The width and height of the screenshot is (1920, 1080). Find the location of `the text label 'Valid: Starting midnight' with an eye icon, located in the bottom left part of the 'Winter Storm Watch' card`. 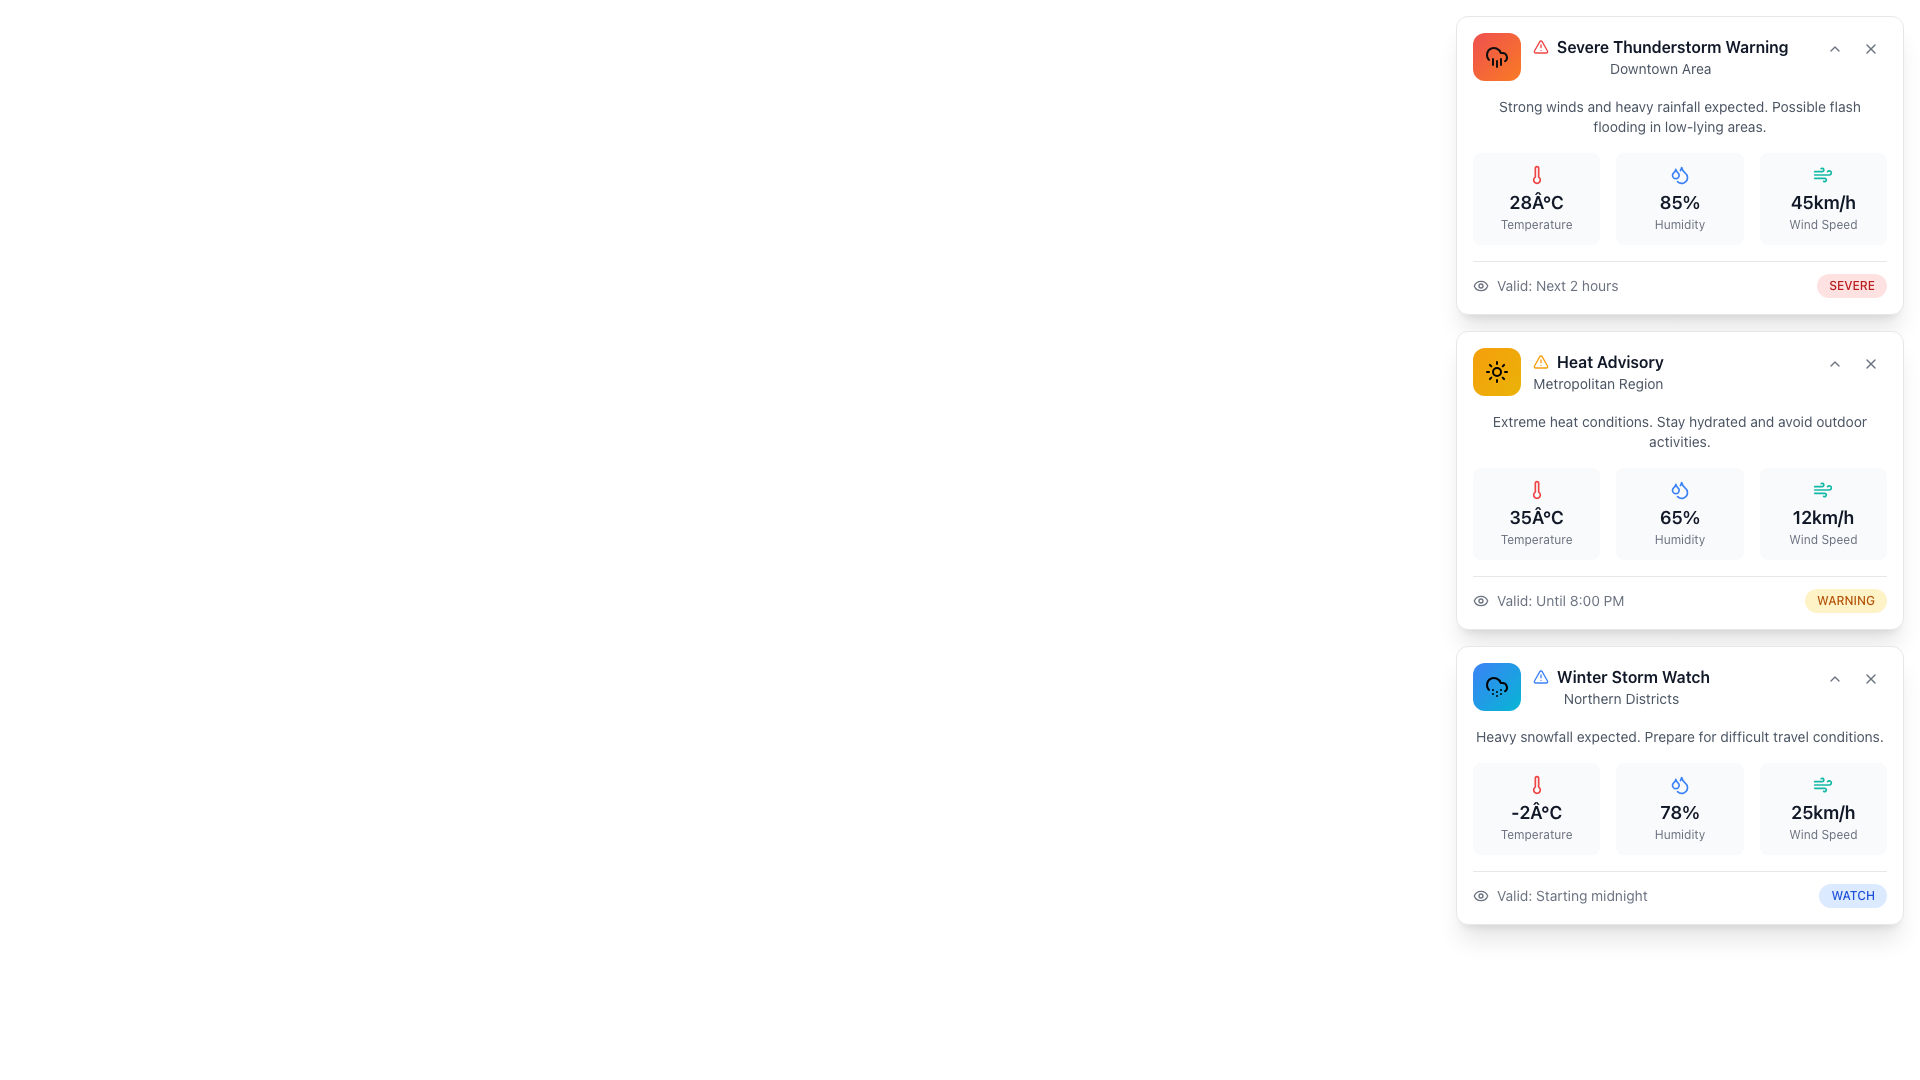

the text label 'Valid: Starting midnight' with an eye icon, located in the bottom left part of the 'Winter Storm Watch' card is located at coordinates (1559, 894).